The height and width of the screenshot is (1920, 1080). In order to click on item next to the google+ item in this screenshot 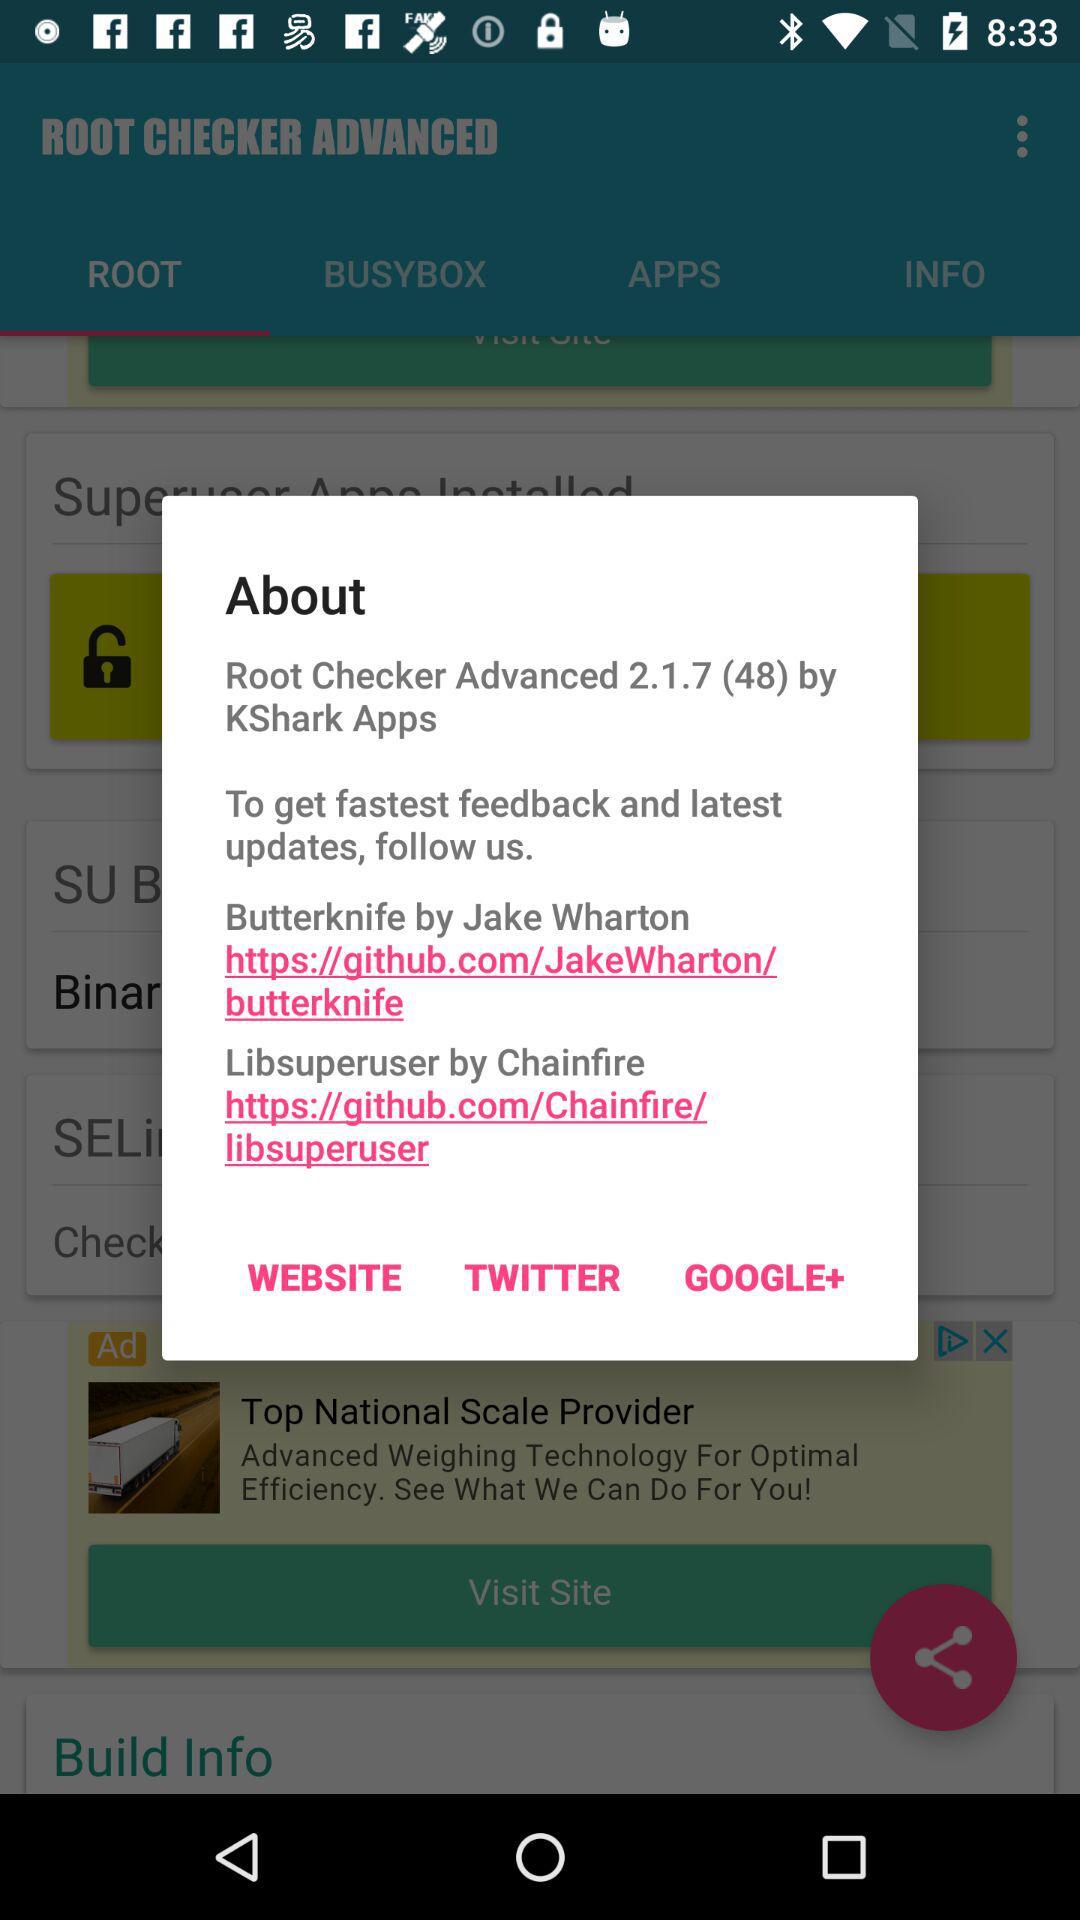, I will do `click(542, 1275)`.